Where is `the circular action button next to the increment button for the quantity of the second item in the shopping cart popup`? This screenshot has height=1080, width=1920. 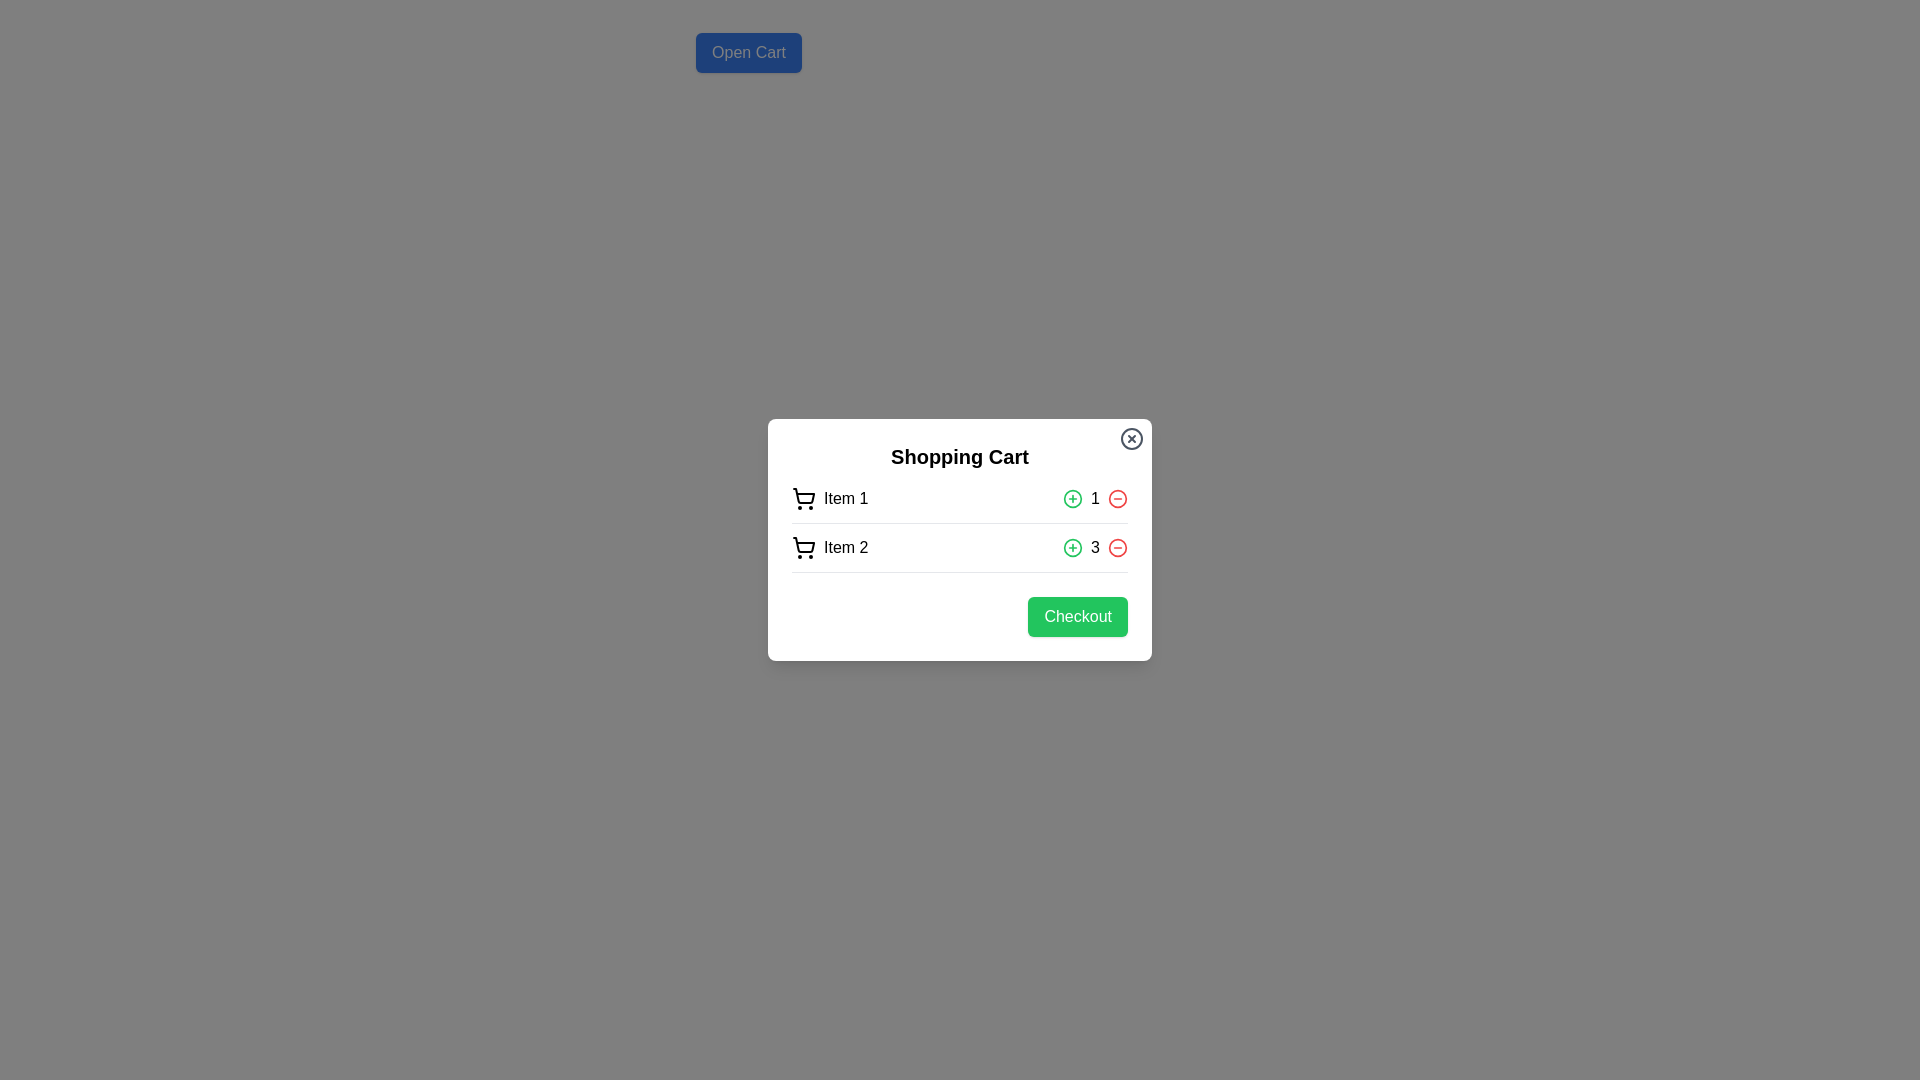
the circular action button next to the increment button for the quantity of the second item in the shopping cart popup is located at coordinates (1072, 497).